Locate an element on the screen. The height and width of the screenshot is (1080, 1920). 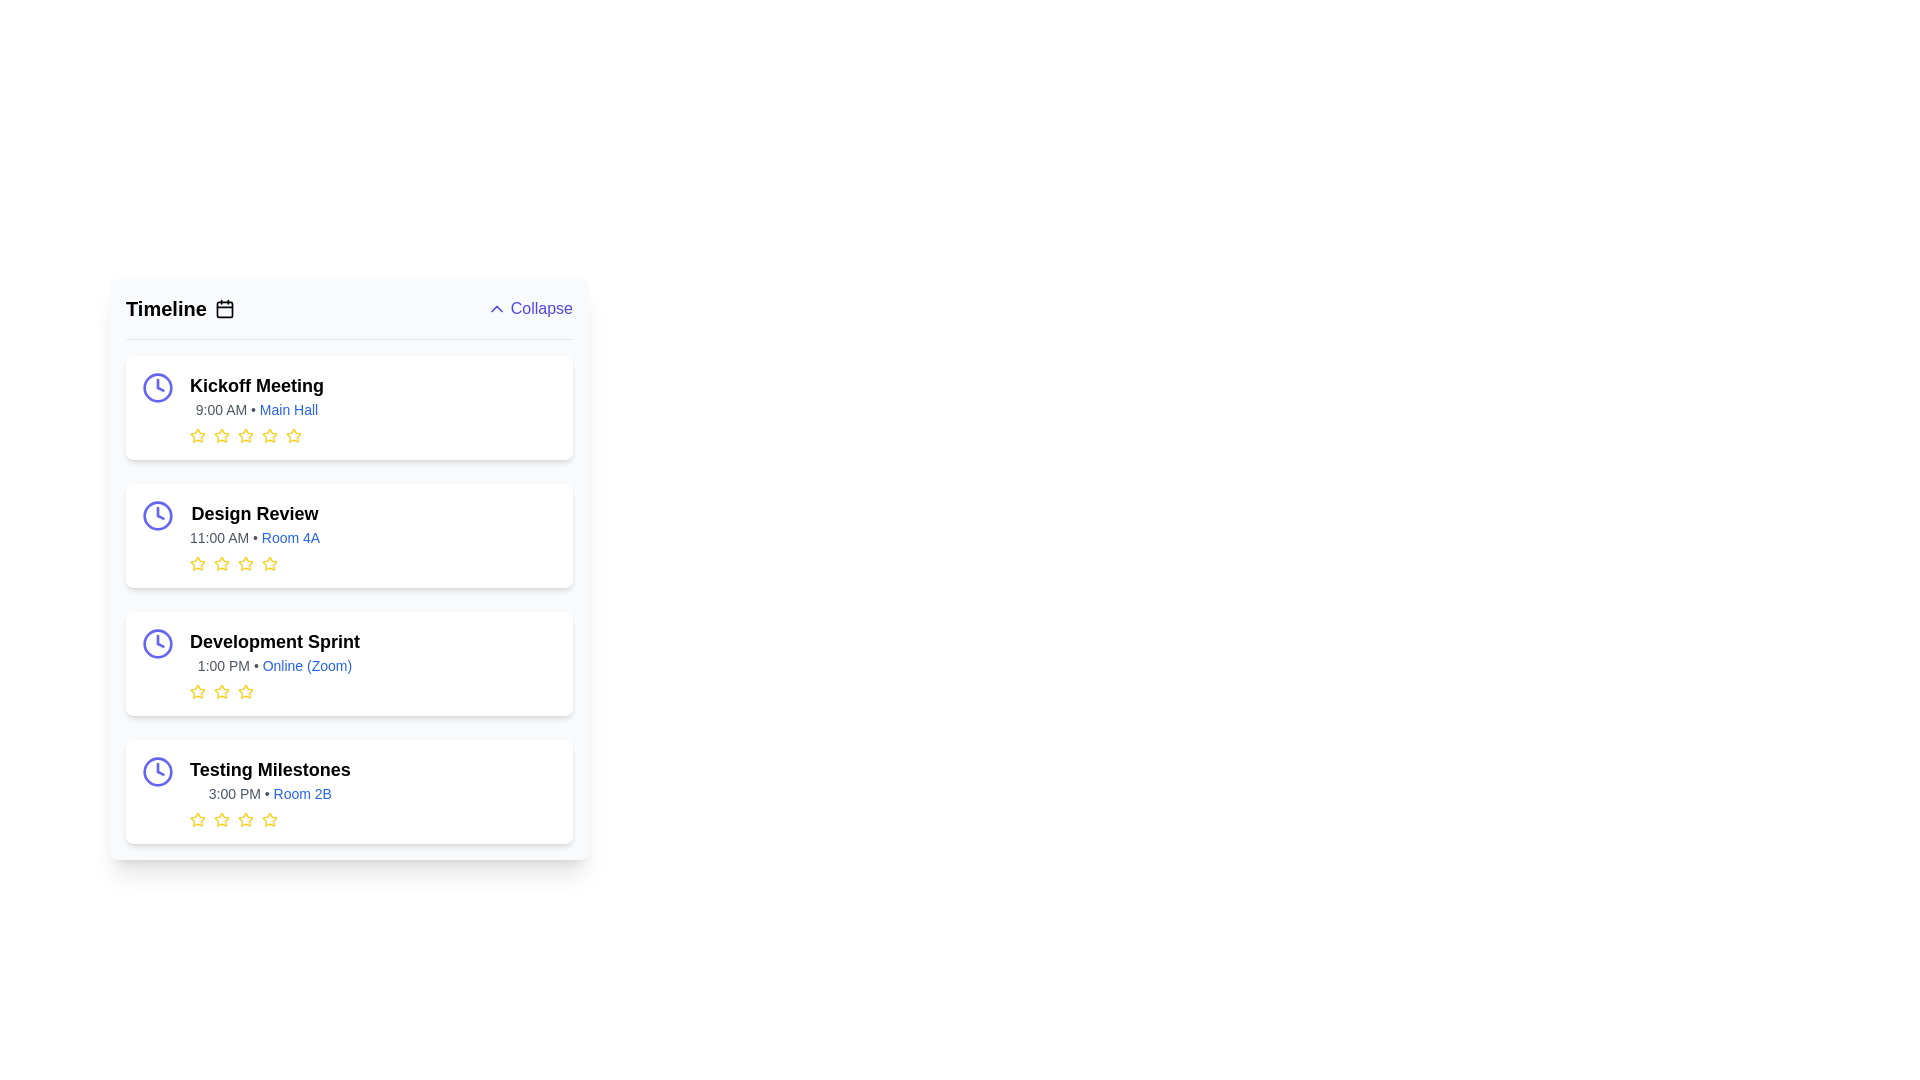
the first star icon in the horizontal row of five stars under the 'Kickoff Meeting' event details in the vertical timeline interface is located at coordinates (197, 434).